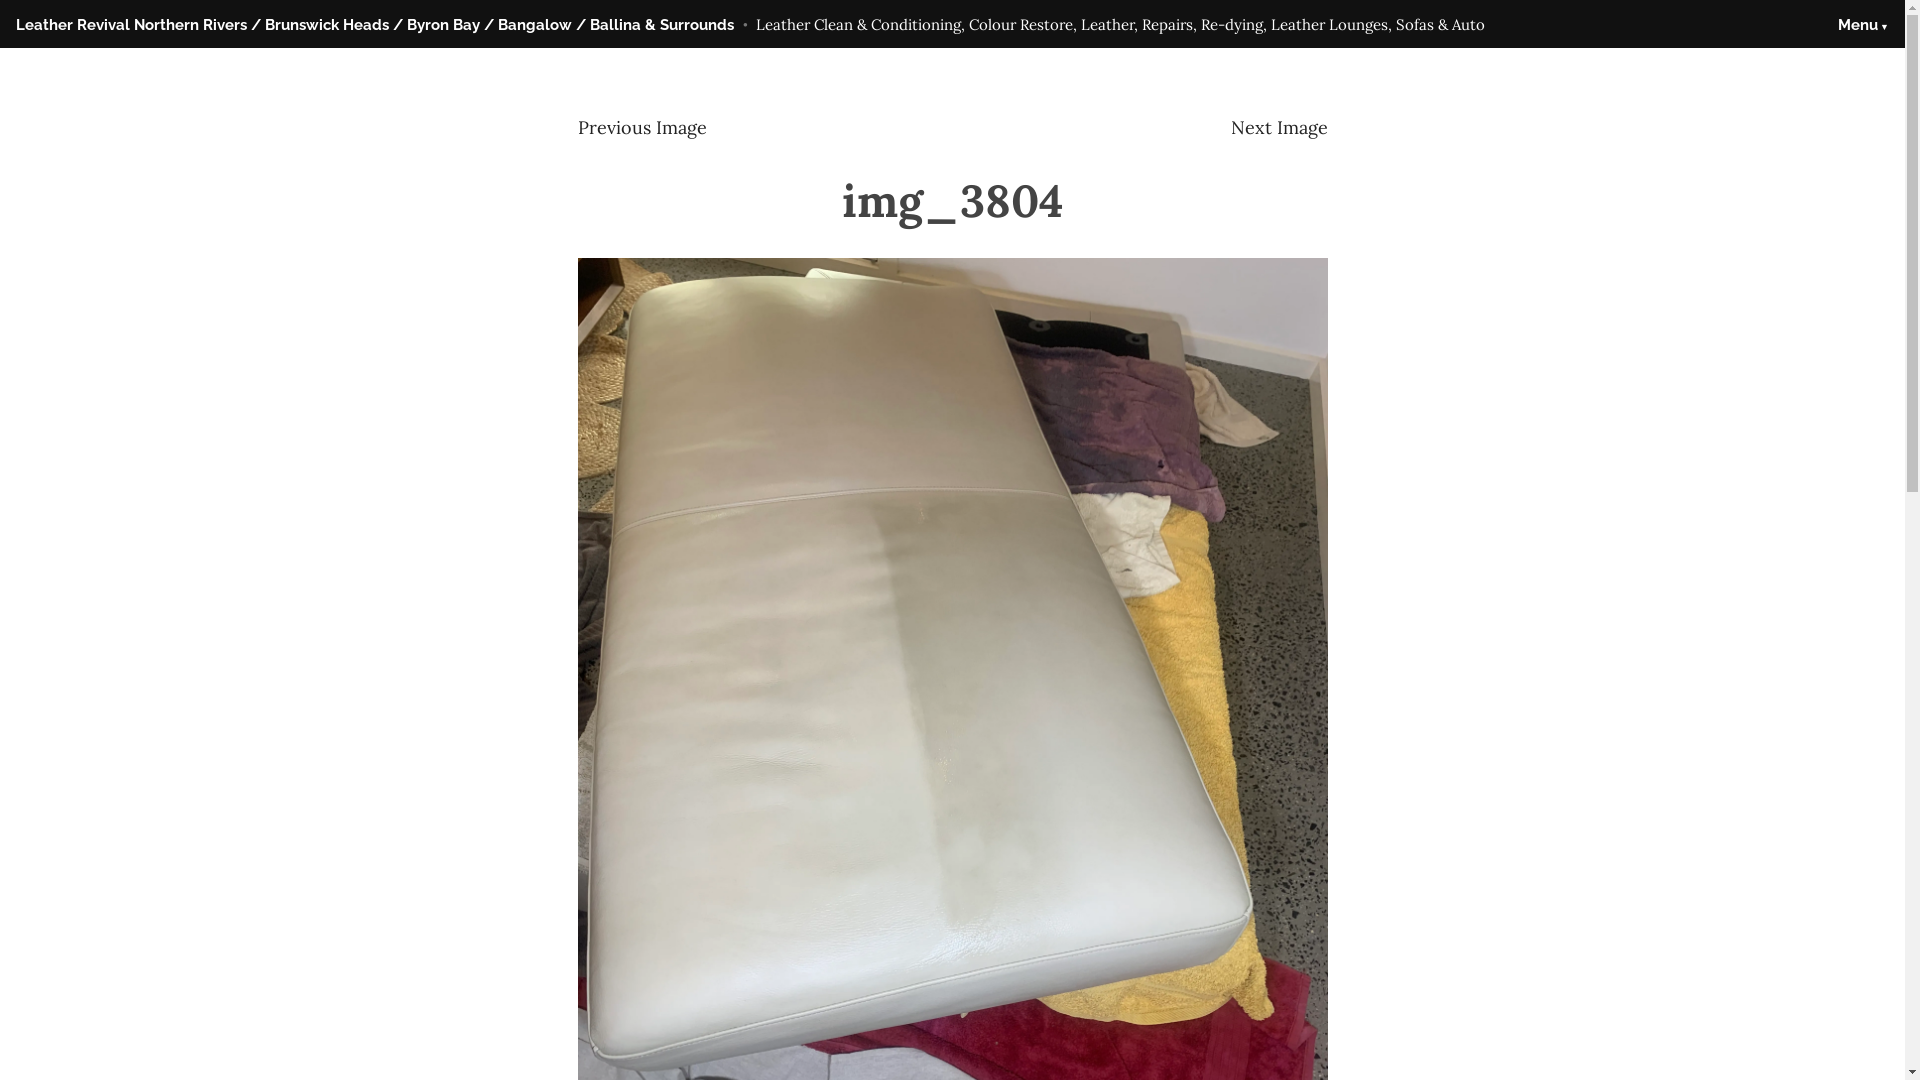  Describe the element at coordinates (1228, 127) in the screenshot. I see `'Next Image'` at that location.